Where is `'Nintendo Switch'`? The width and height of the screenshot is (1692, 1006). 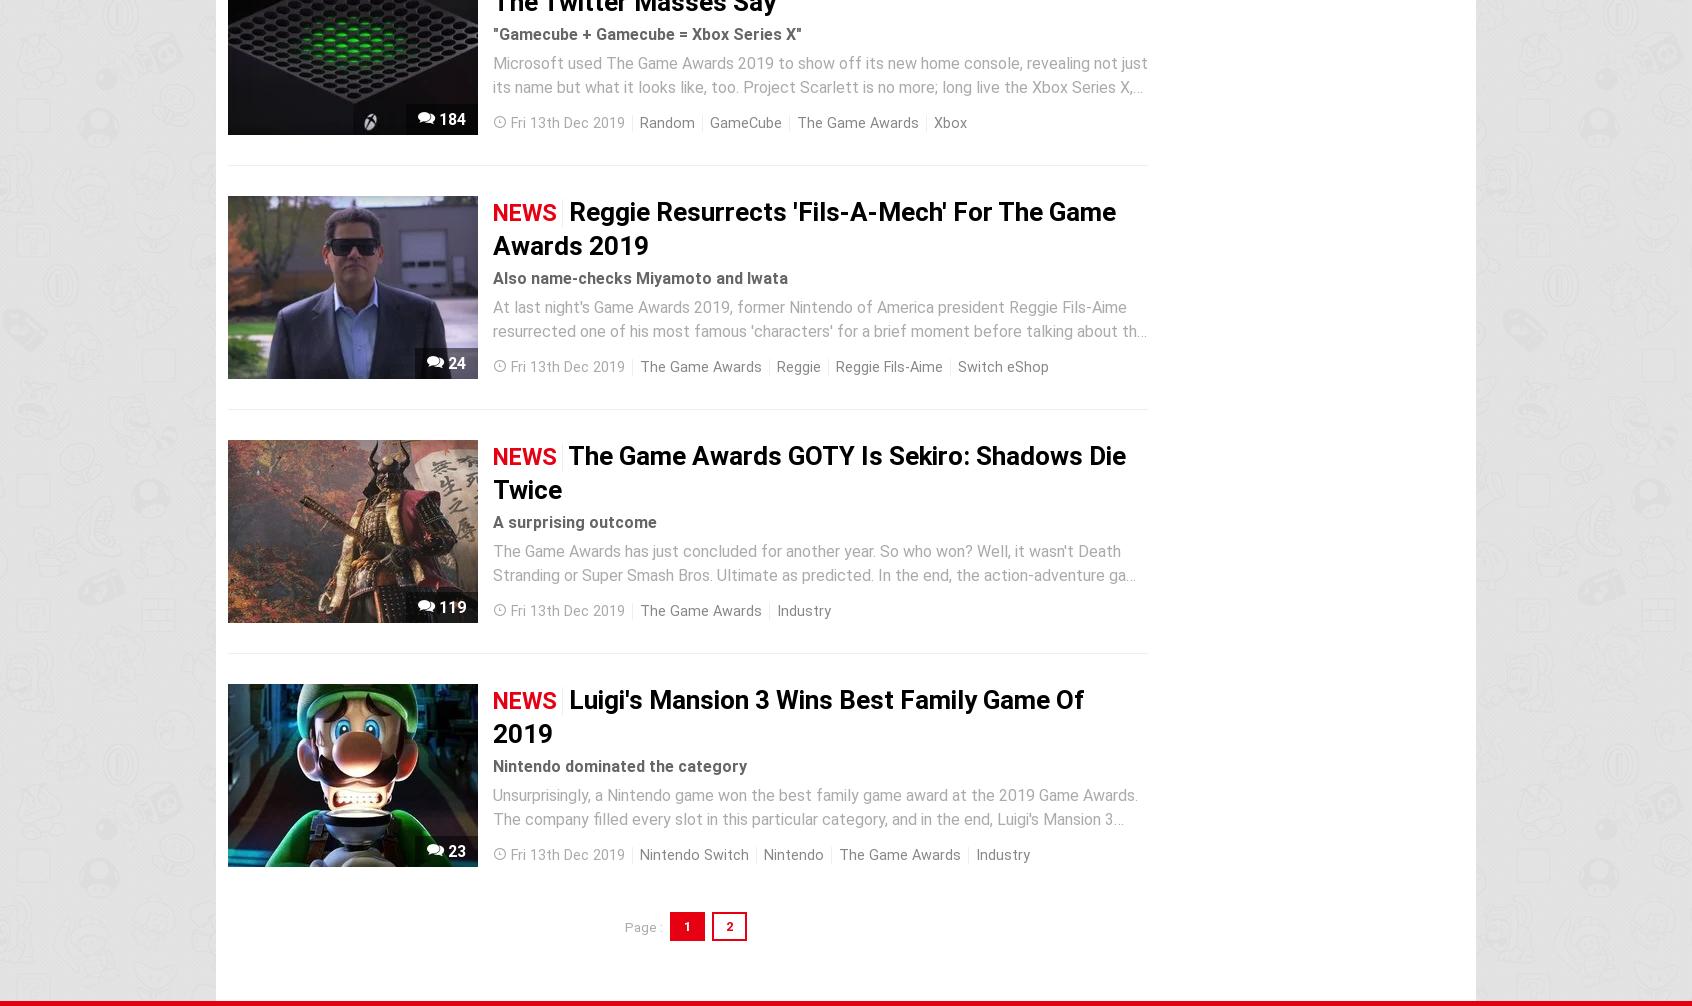
'Nintendo Switch' is located at coordinates (694, 854).